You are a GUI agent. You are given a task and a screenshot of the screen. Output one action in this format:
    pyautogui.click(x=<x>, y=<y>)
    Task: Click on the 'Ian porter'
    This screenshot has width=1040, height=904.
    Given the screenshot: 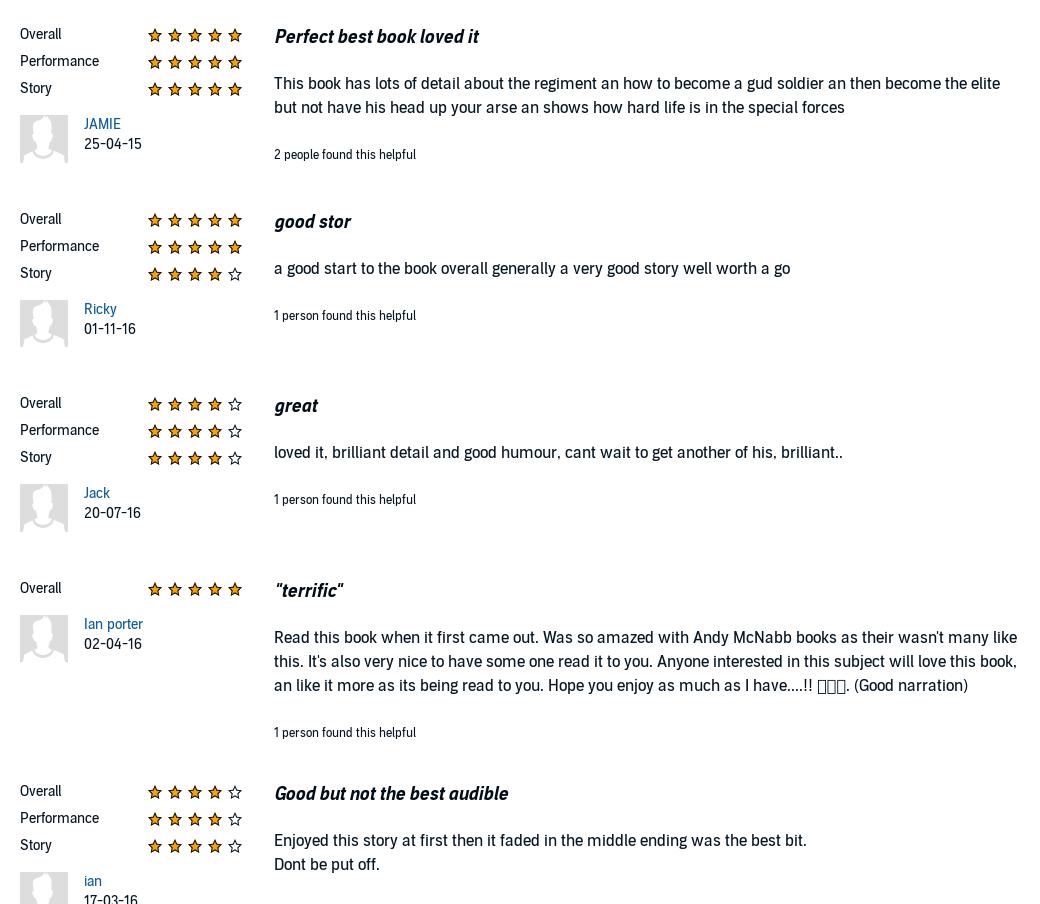 What is the action you would take?
    pyautogui.click(x=111, y=623)
    